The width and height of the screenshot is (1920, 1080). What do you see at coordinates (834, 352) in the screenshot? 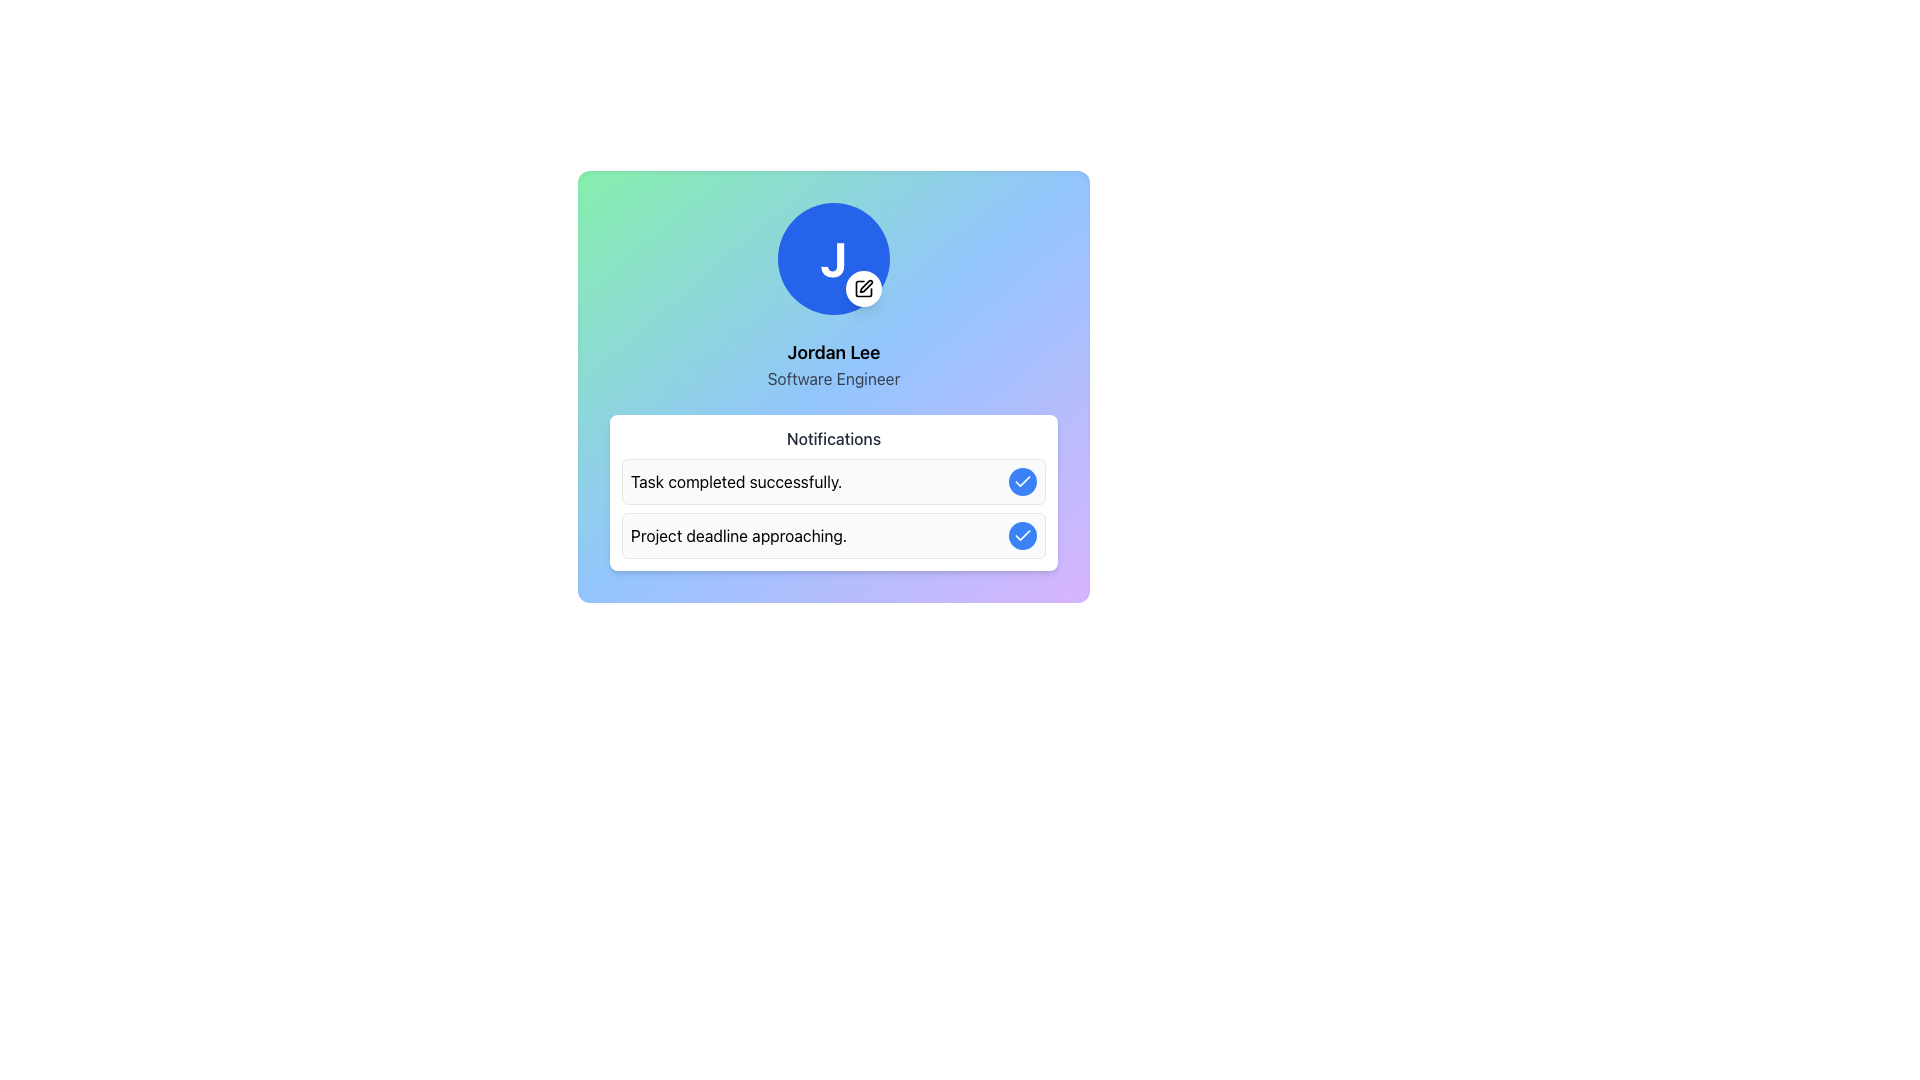
I see `the user name Text label located at the center of the interface, positioned above the 'Software Engineer' text` at bounding box center [834, 352].